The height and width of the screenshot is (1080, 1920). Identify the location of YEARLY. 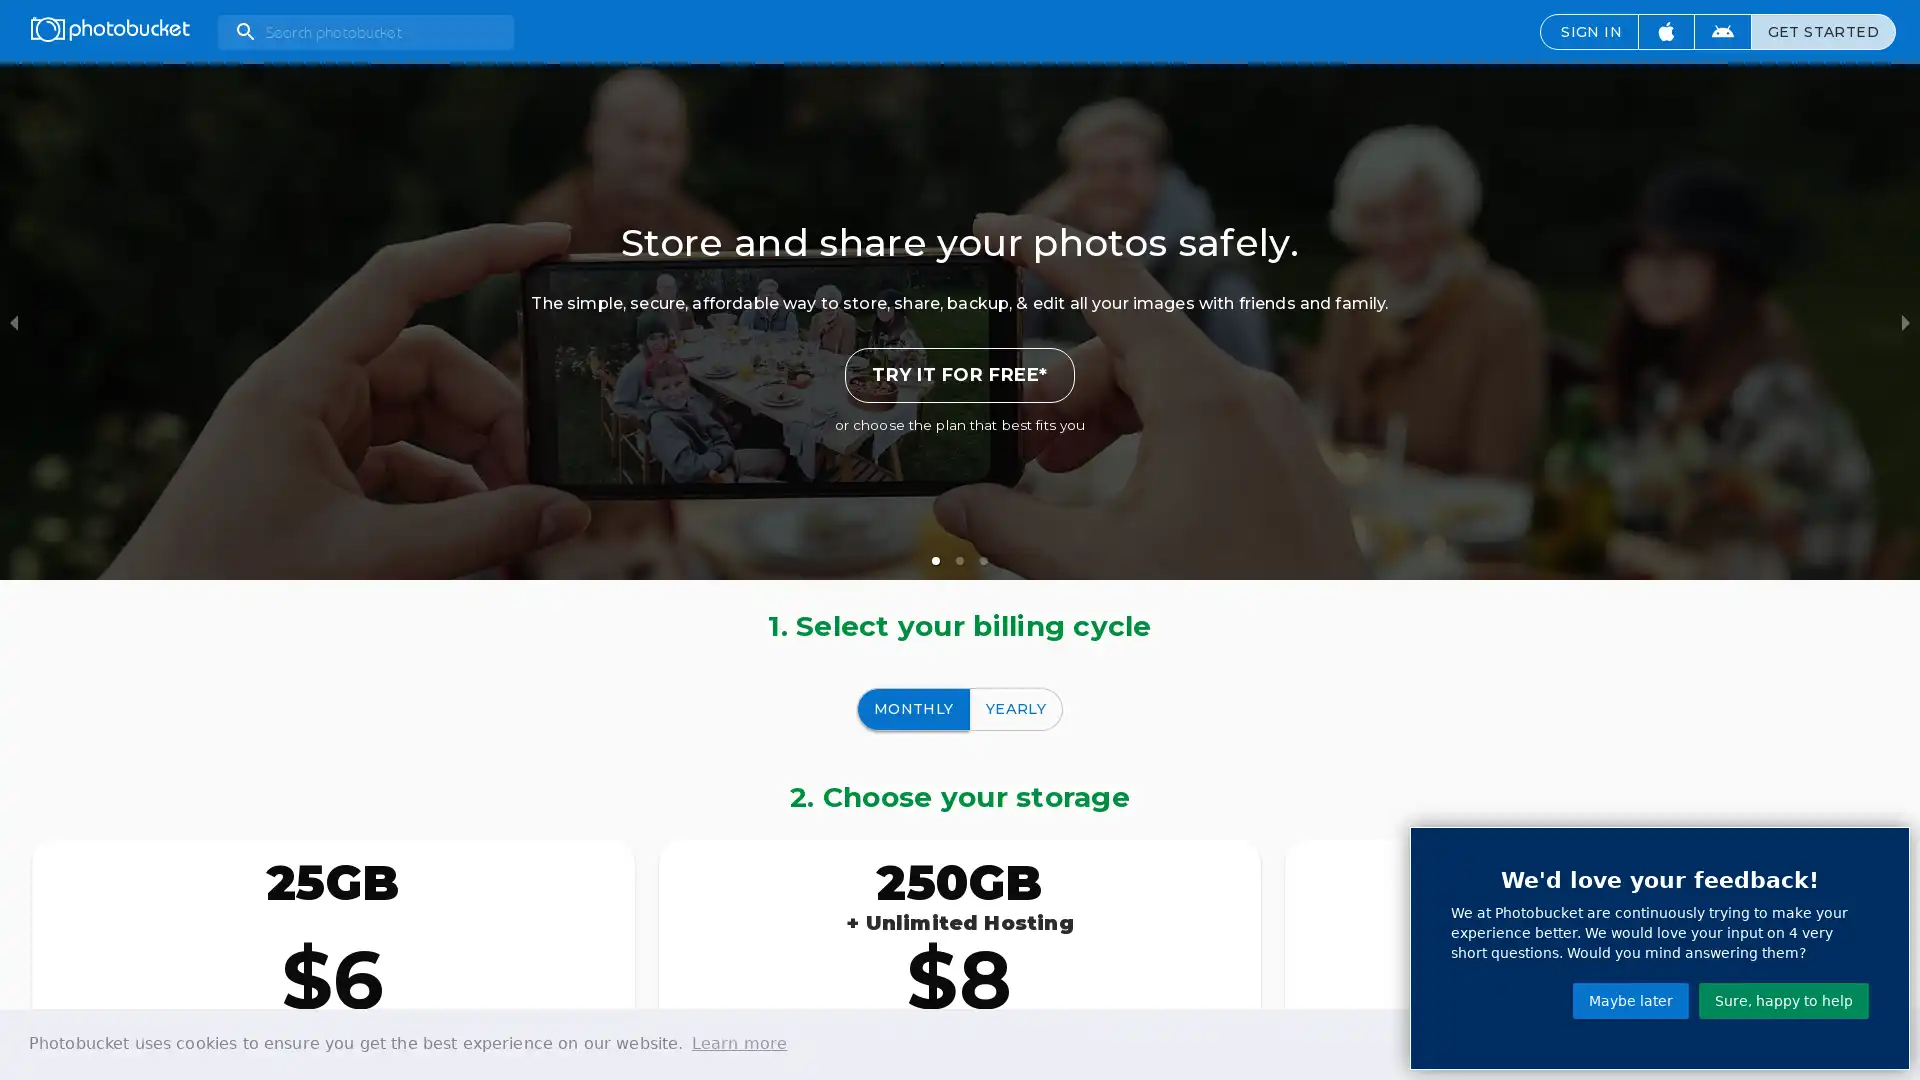
(1016, 708).